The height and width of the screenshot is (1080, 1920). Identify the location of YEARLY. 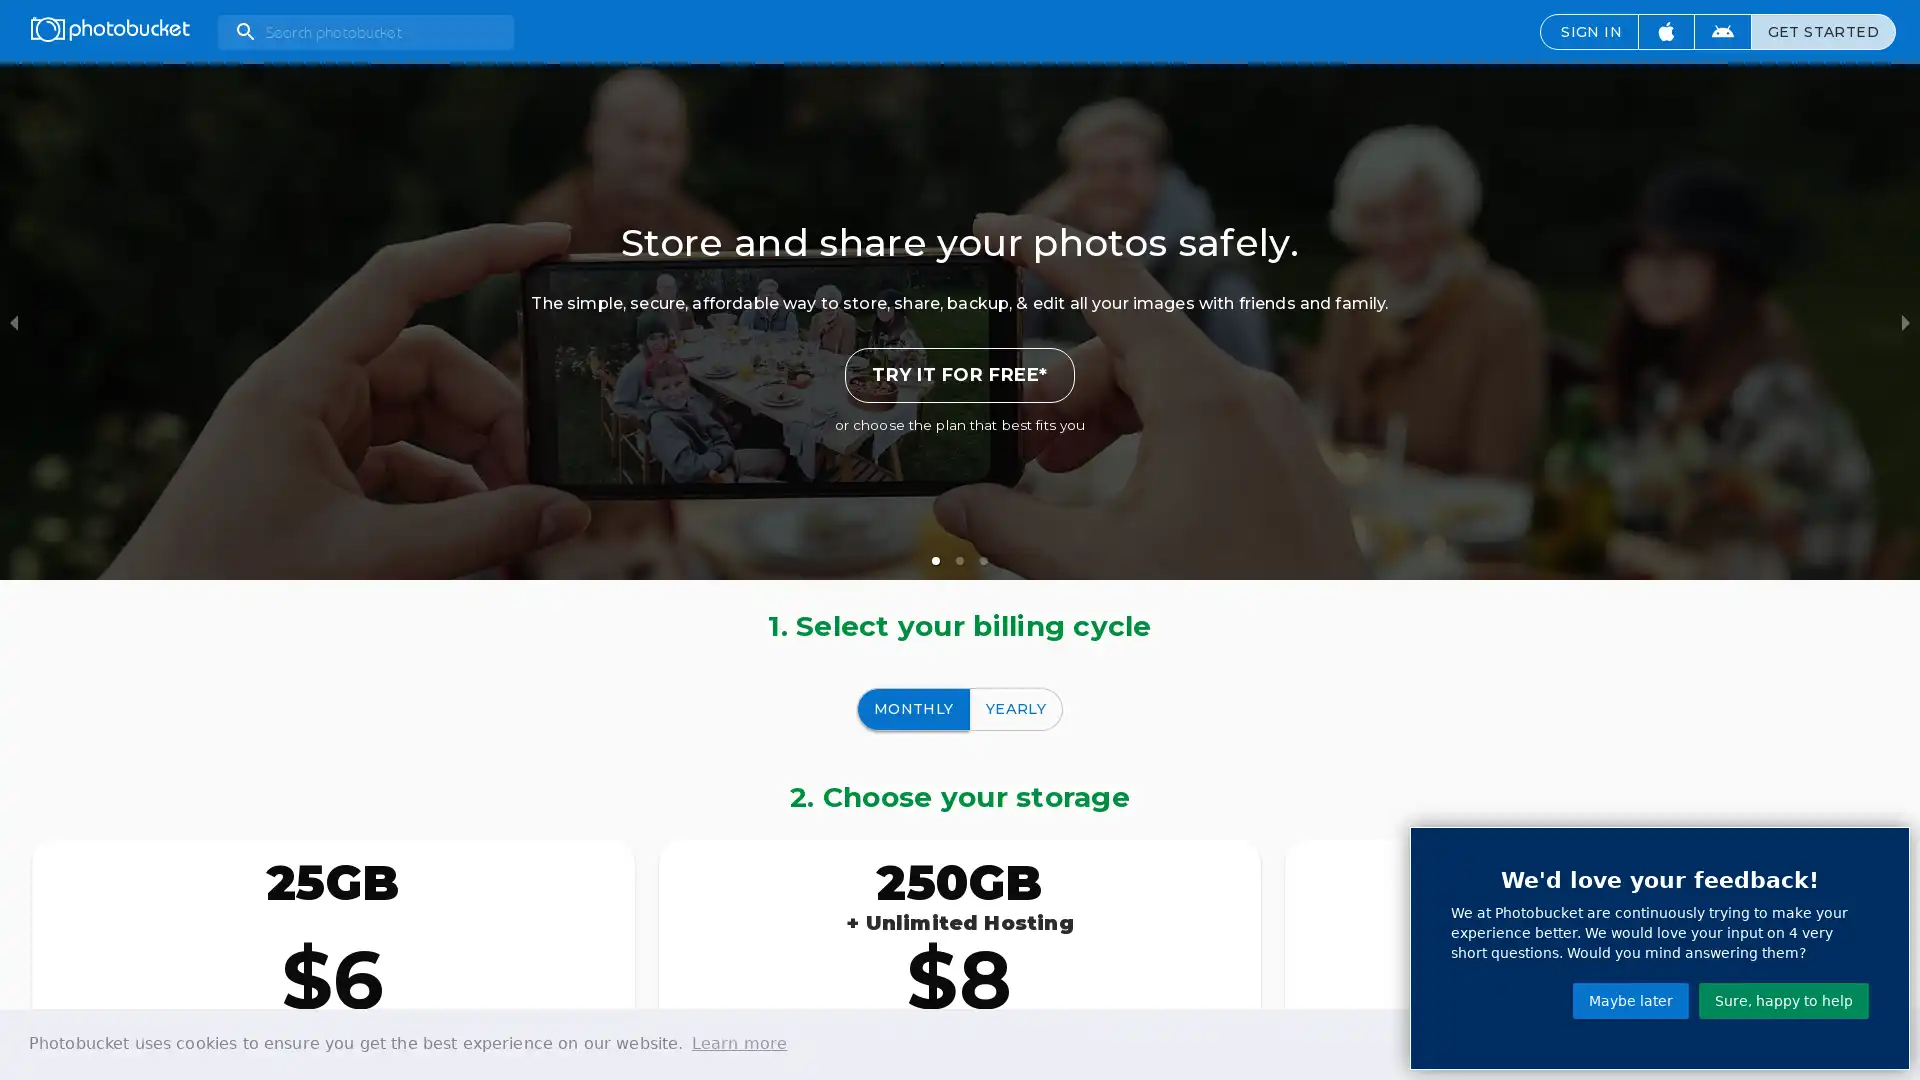
(1016, 708).